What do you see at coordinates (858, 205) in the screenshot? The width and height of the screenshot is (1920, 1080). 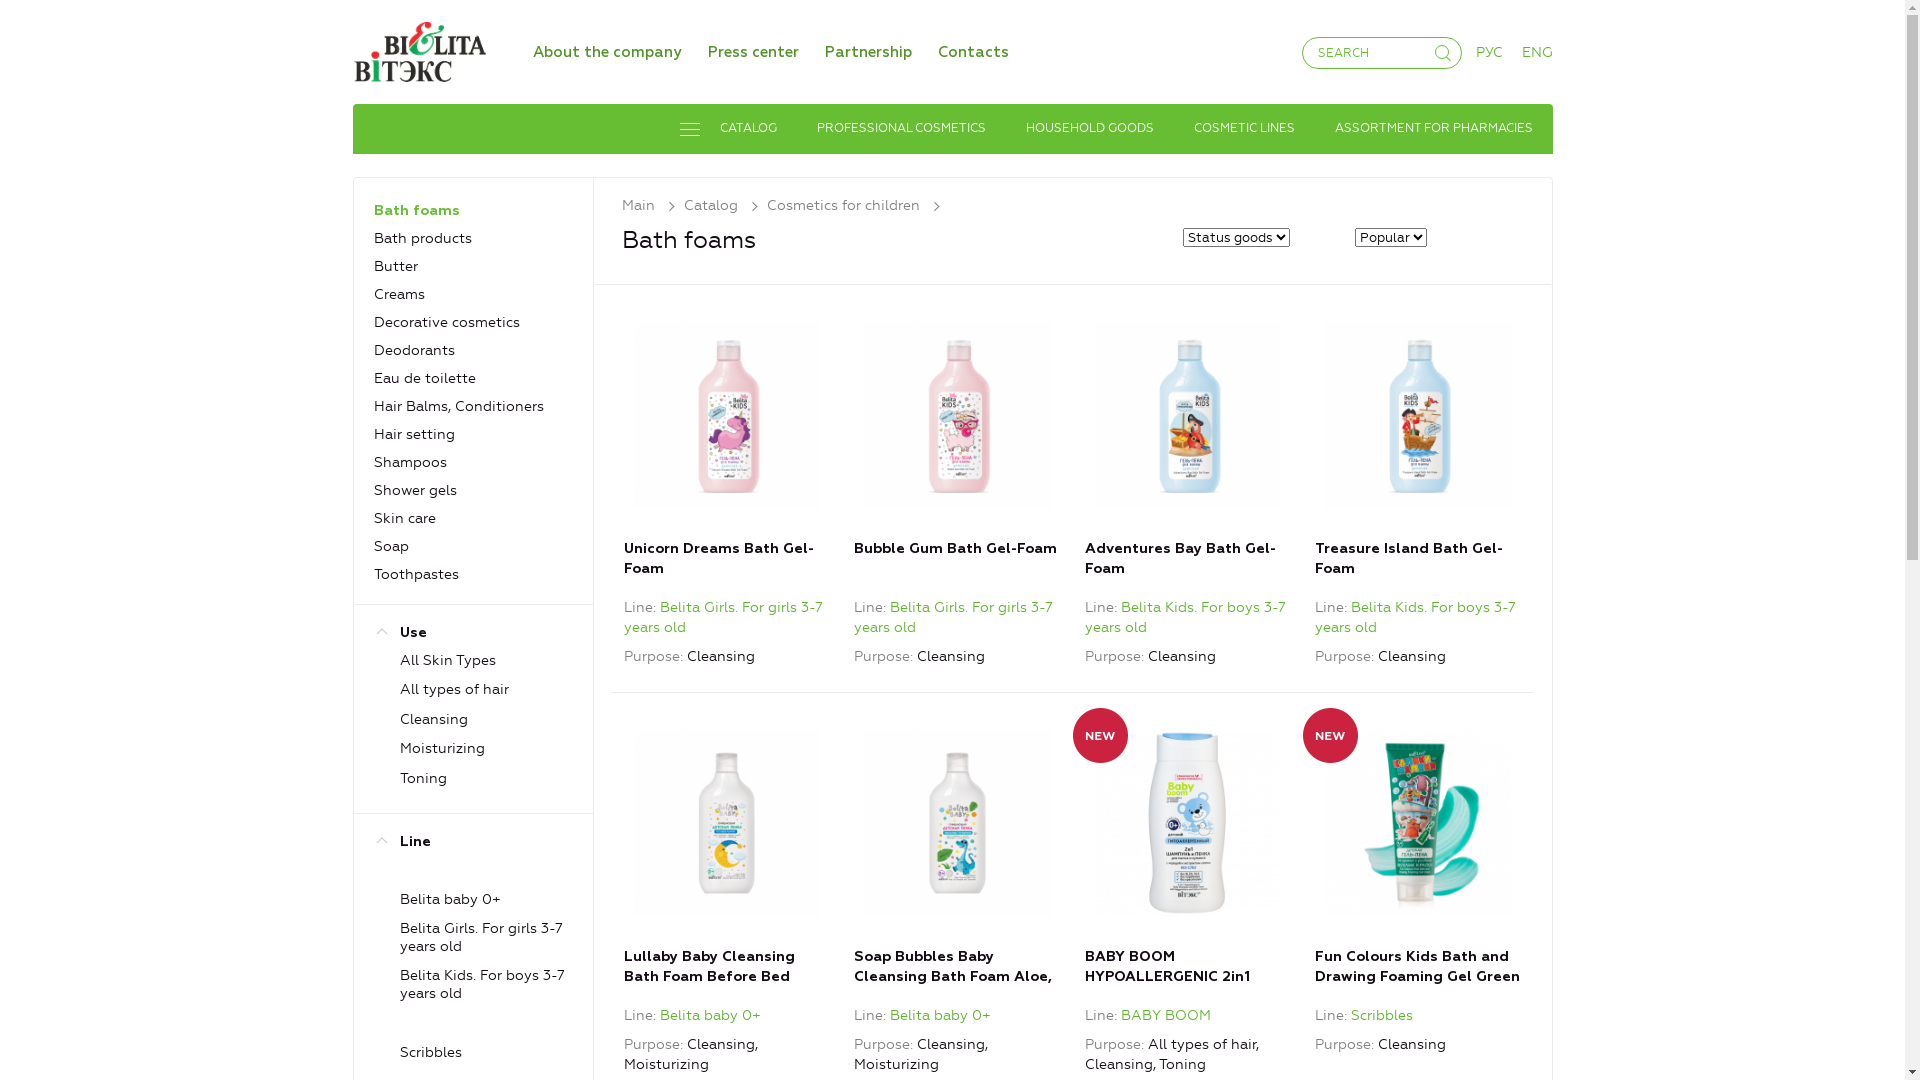 I see `'Cosmetics for children'` at bounding box center [858, 205].